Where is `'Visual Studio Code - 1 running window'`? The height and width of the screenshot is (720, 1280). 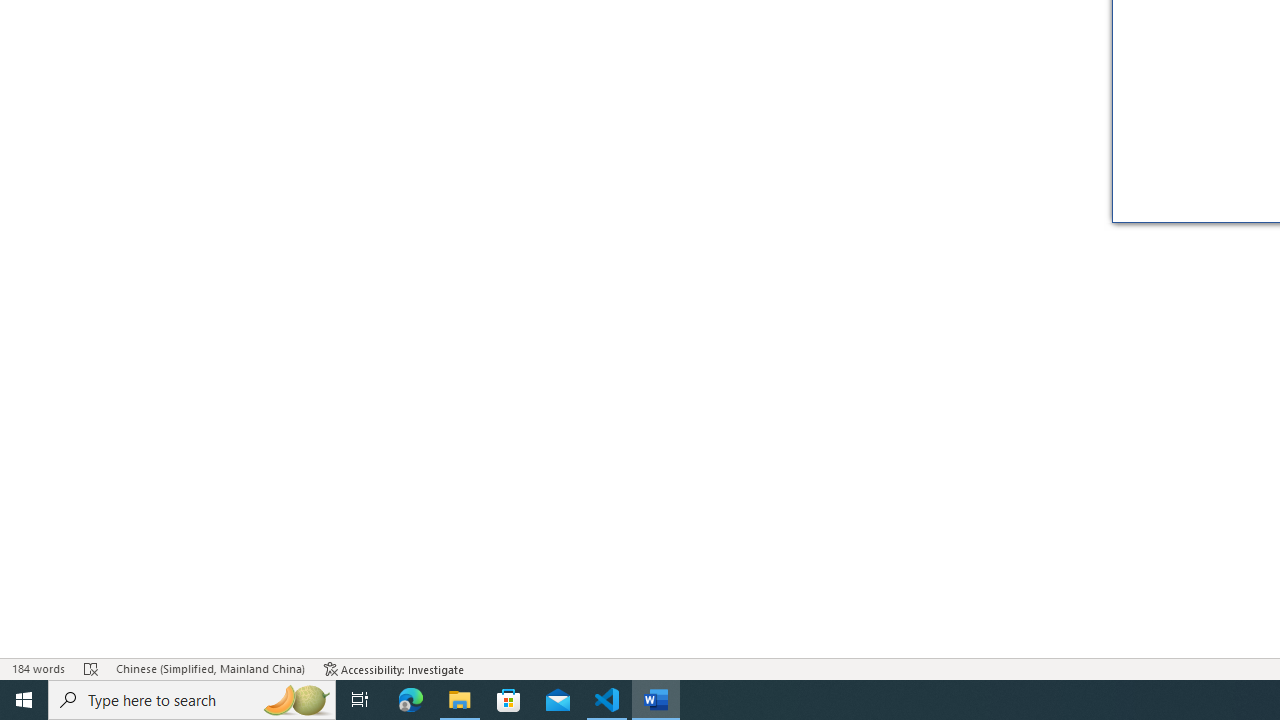
'Visual Studio Code - 1 running window' is located at coordinates (606, 698).